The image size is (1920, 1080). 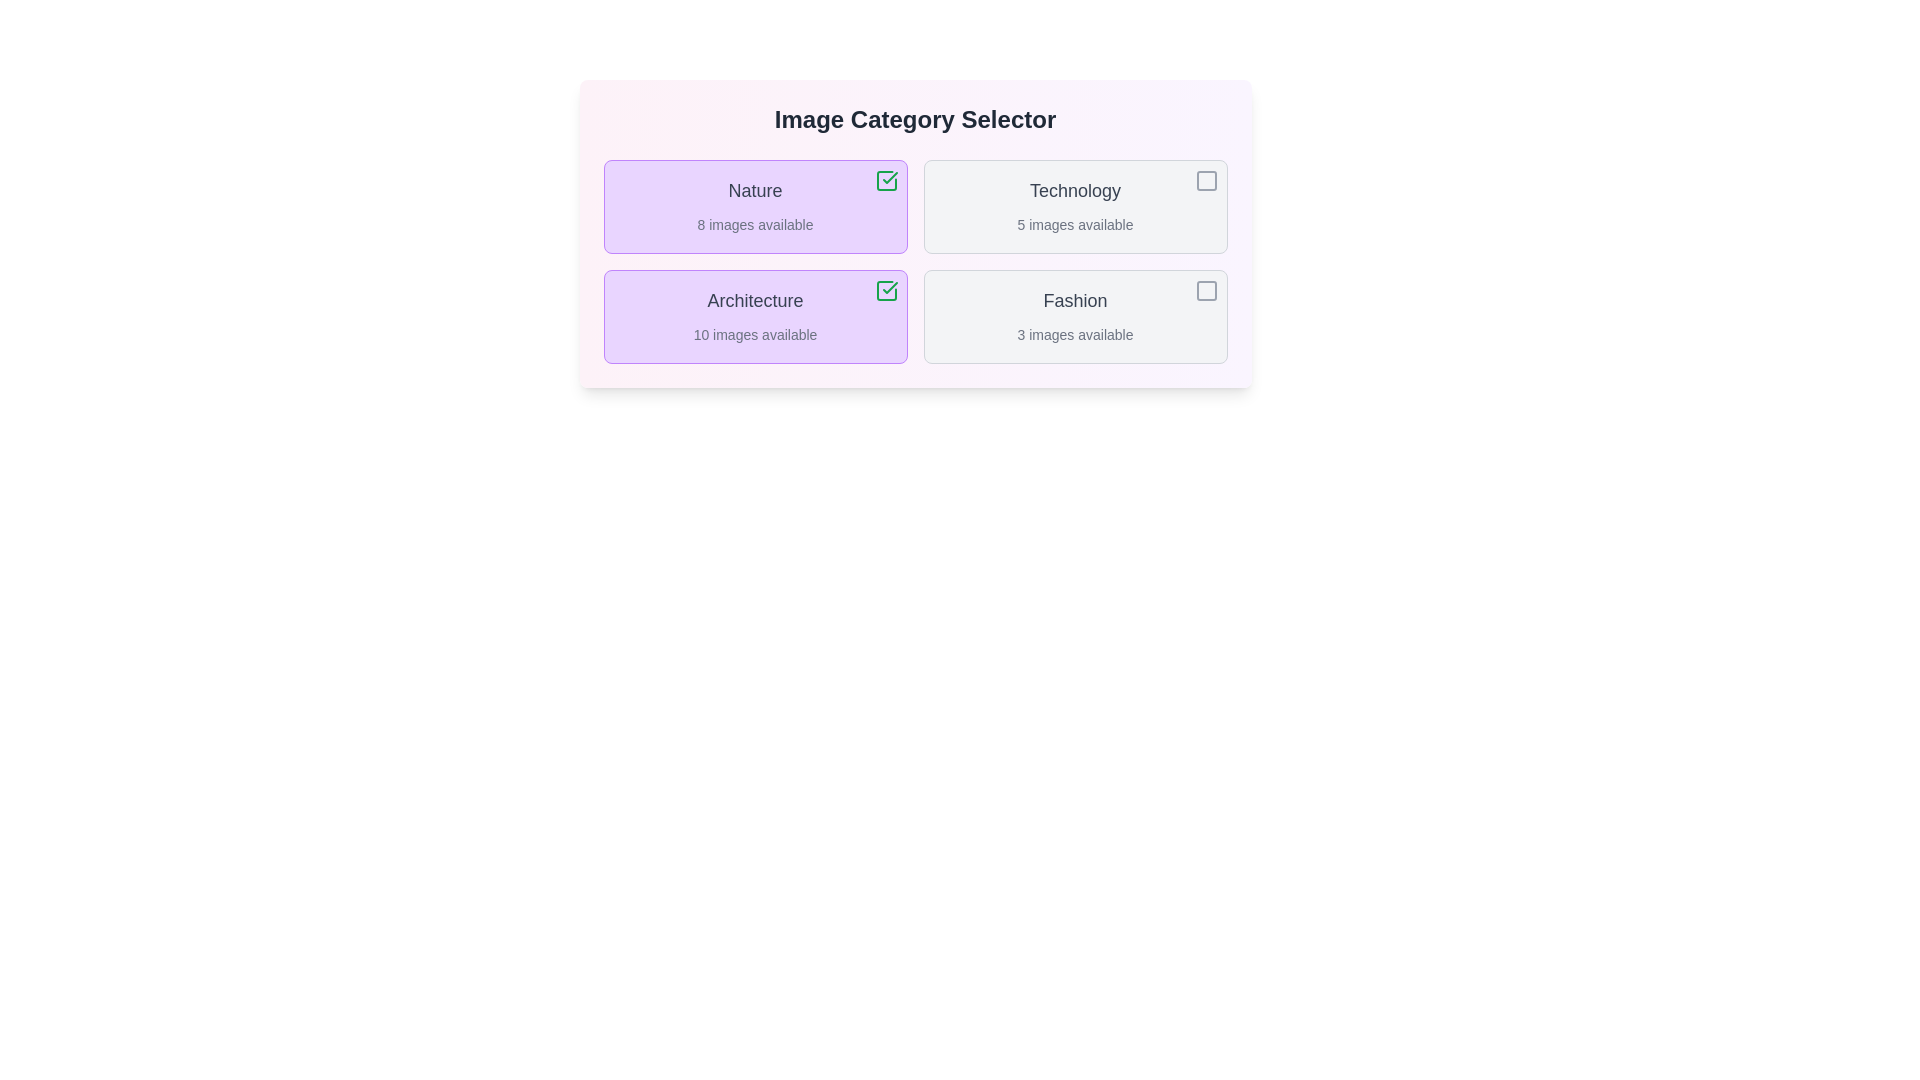 I want to click on the category Fashion to observe its hover effect, so click(x=1074, y=315).